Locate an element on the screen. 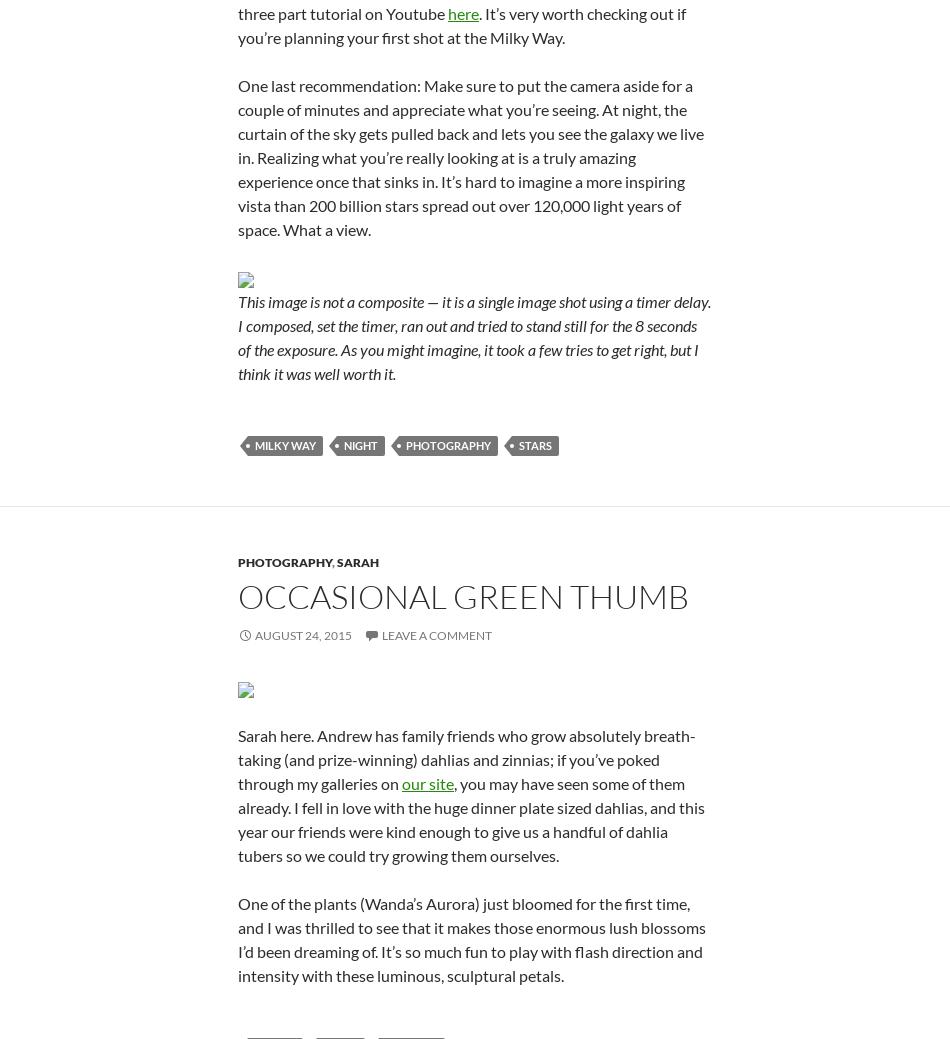 Image resolution: width=950 pixels, height=1039 pixels. 'milky way' is located at coordinates (253, 443).